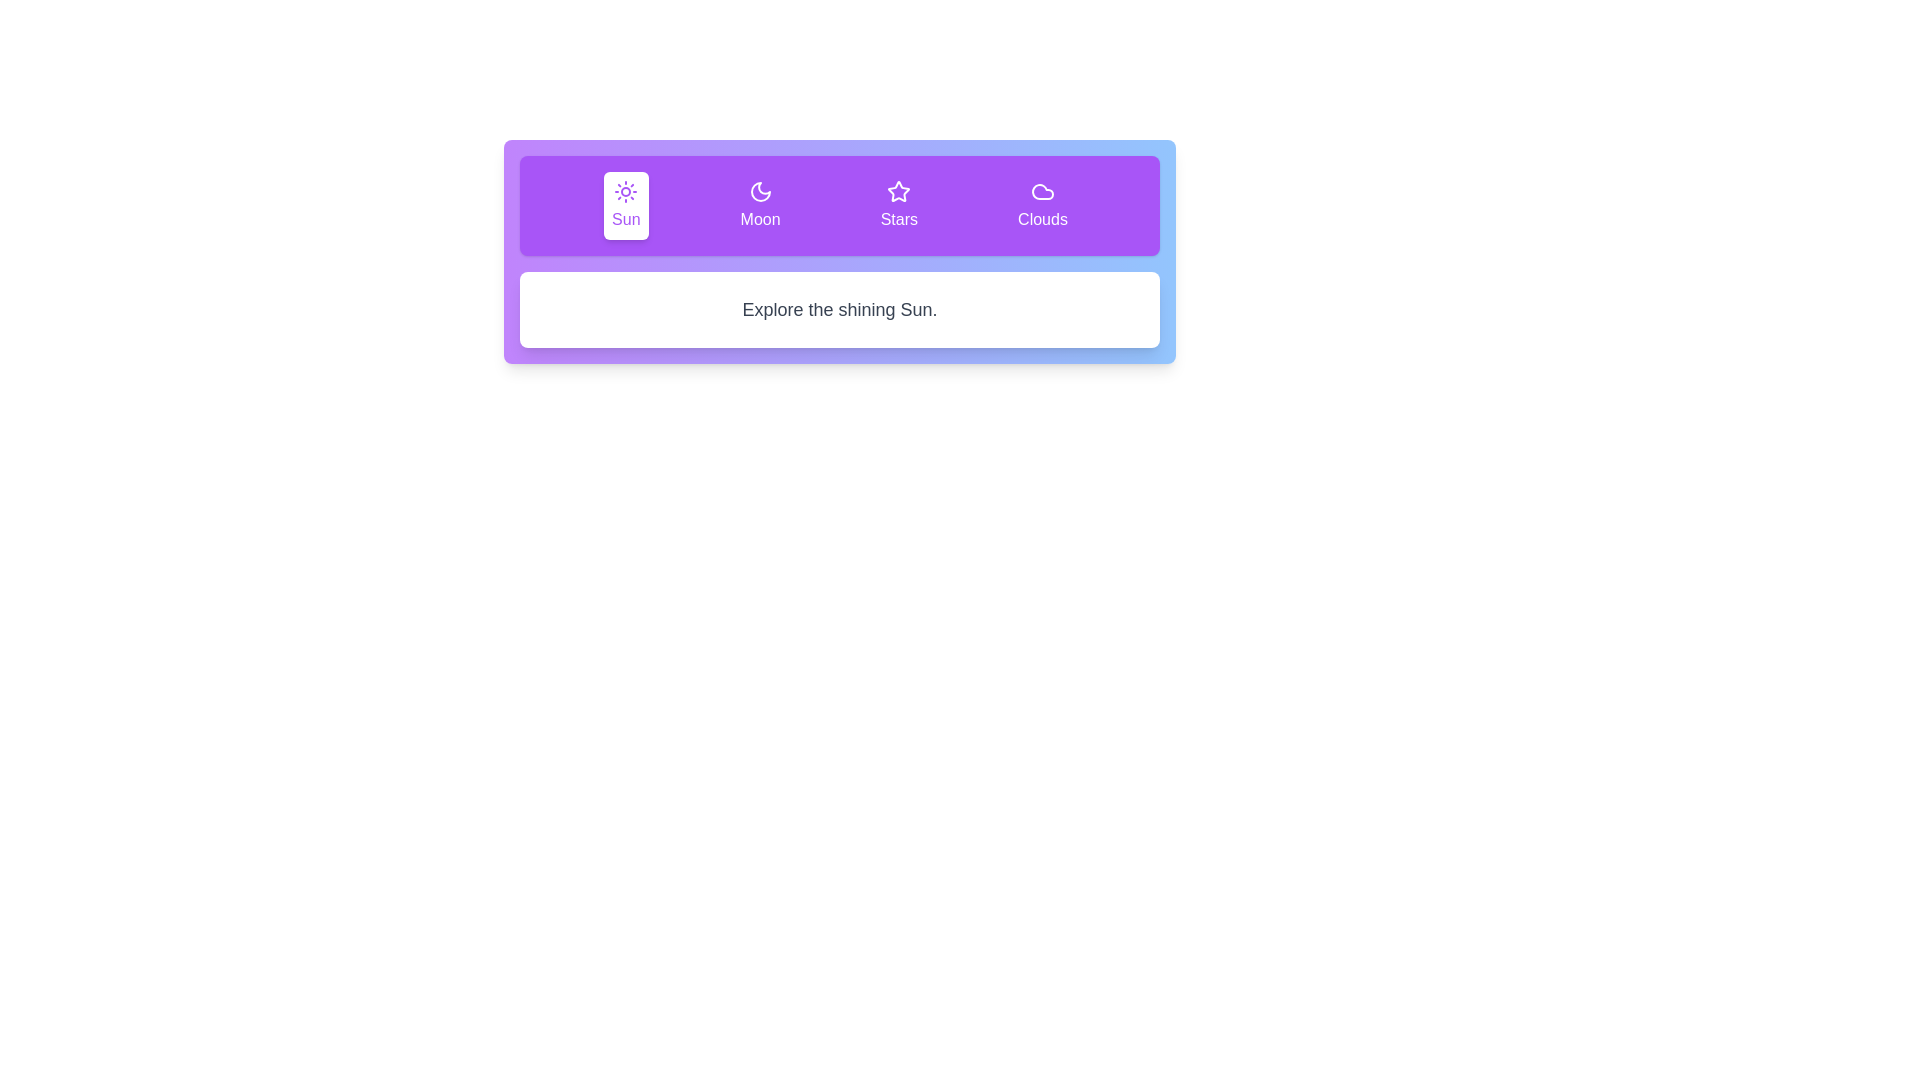 The width and height of the screenshot is (1920, 1080). Describe the element at coordinates (759, 192) in the screenshot. I see `the 'Moon' icon` at that location.